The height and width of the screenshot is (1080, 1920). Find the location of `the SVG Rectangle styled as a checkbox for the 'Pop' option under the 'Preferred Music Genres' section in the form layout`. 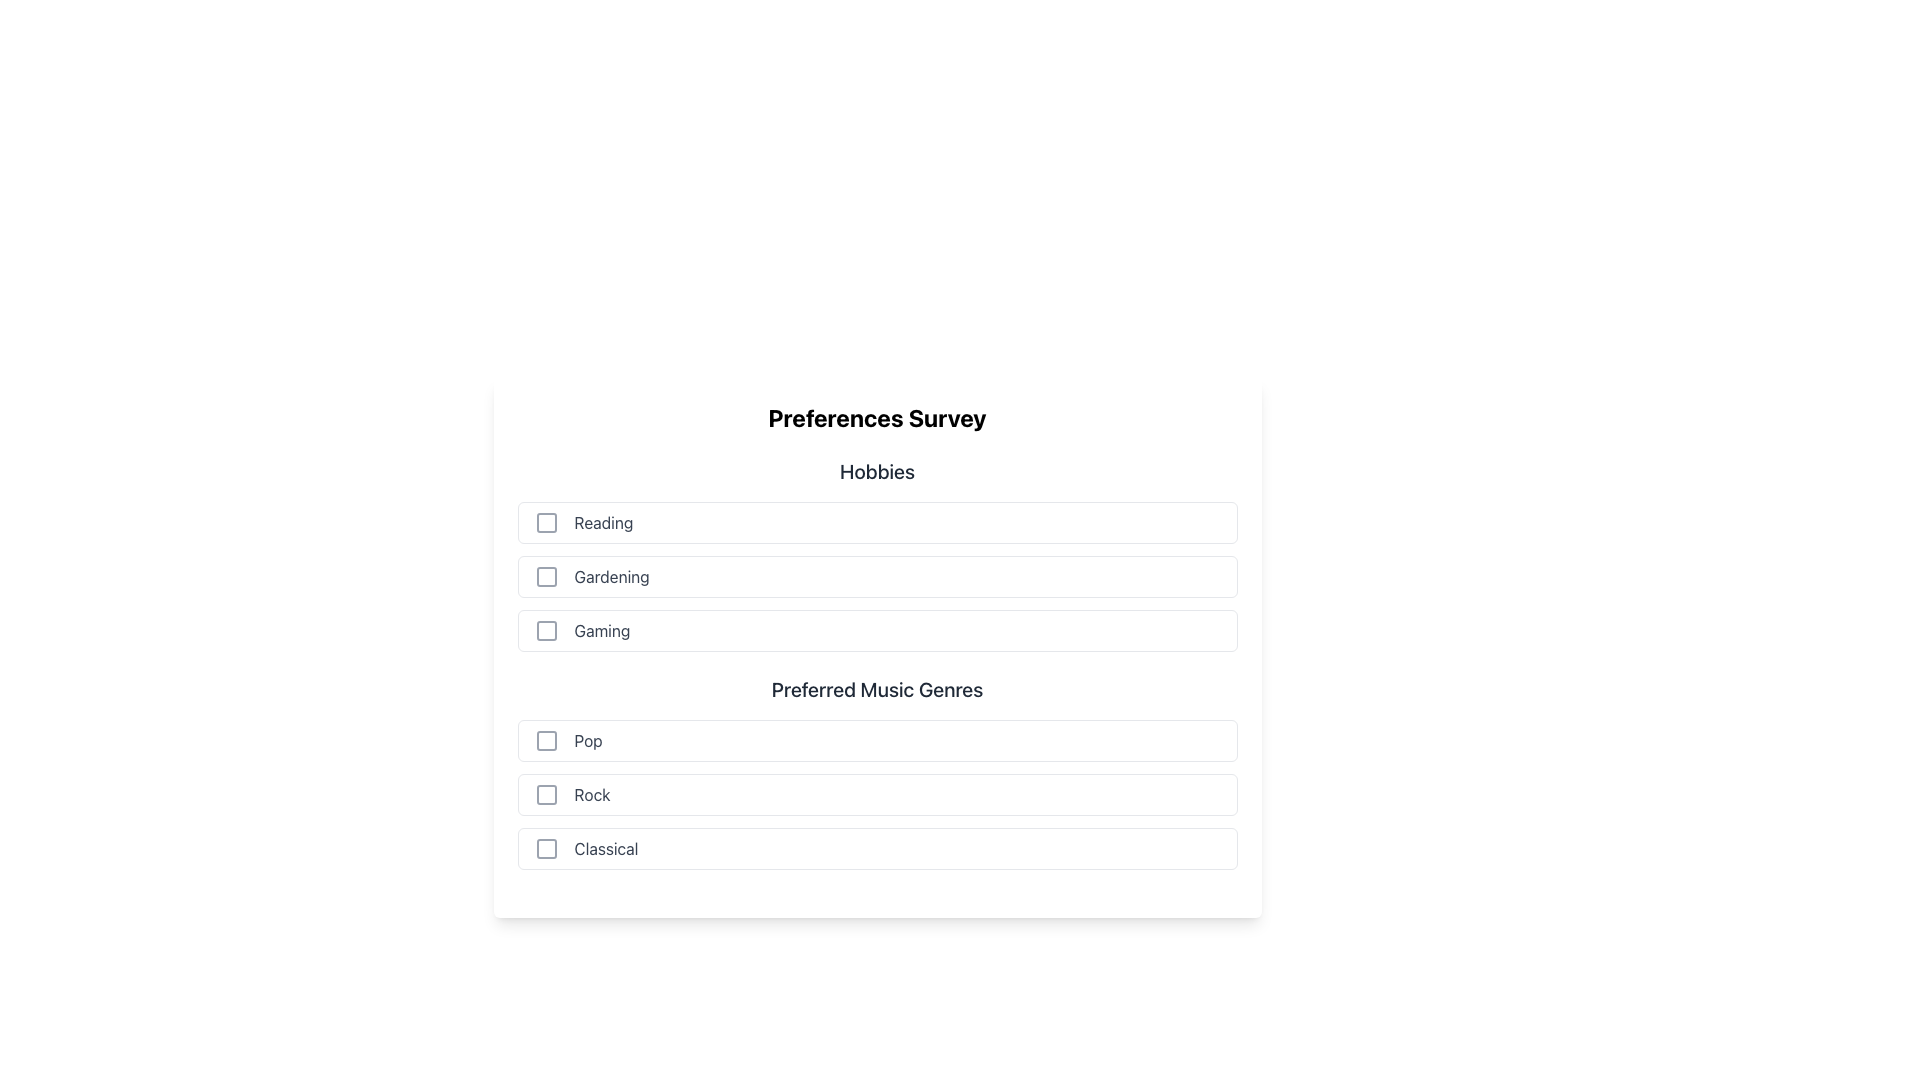

the SVG Rectangle styled as a checkbox for the 'Pop' option under the 'Preferred Music Genres' section in the form layout is located at coordinates (546, 740).